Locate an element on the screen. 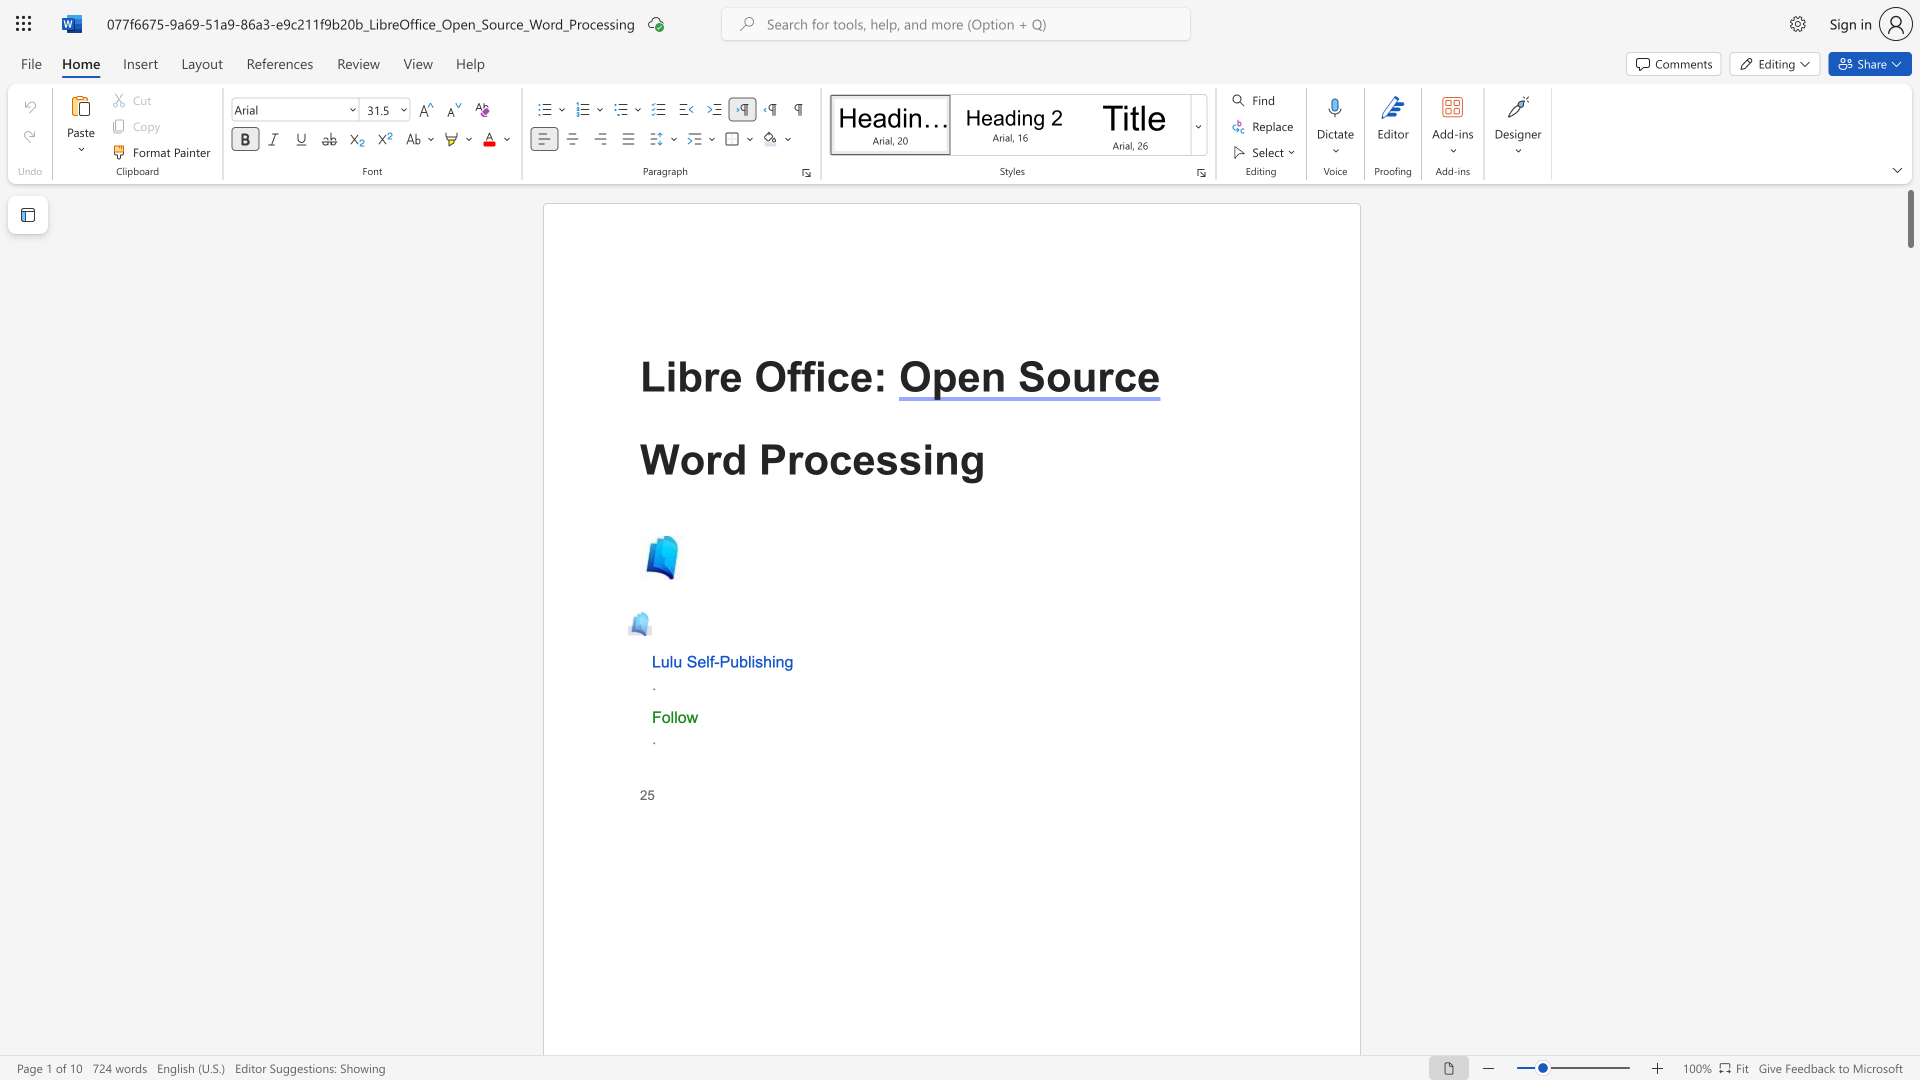 The width and height of the screenshot is (1920, 1080). the 2th character "i" in the text is located at coordinates (820, 377).